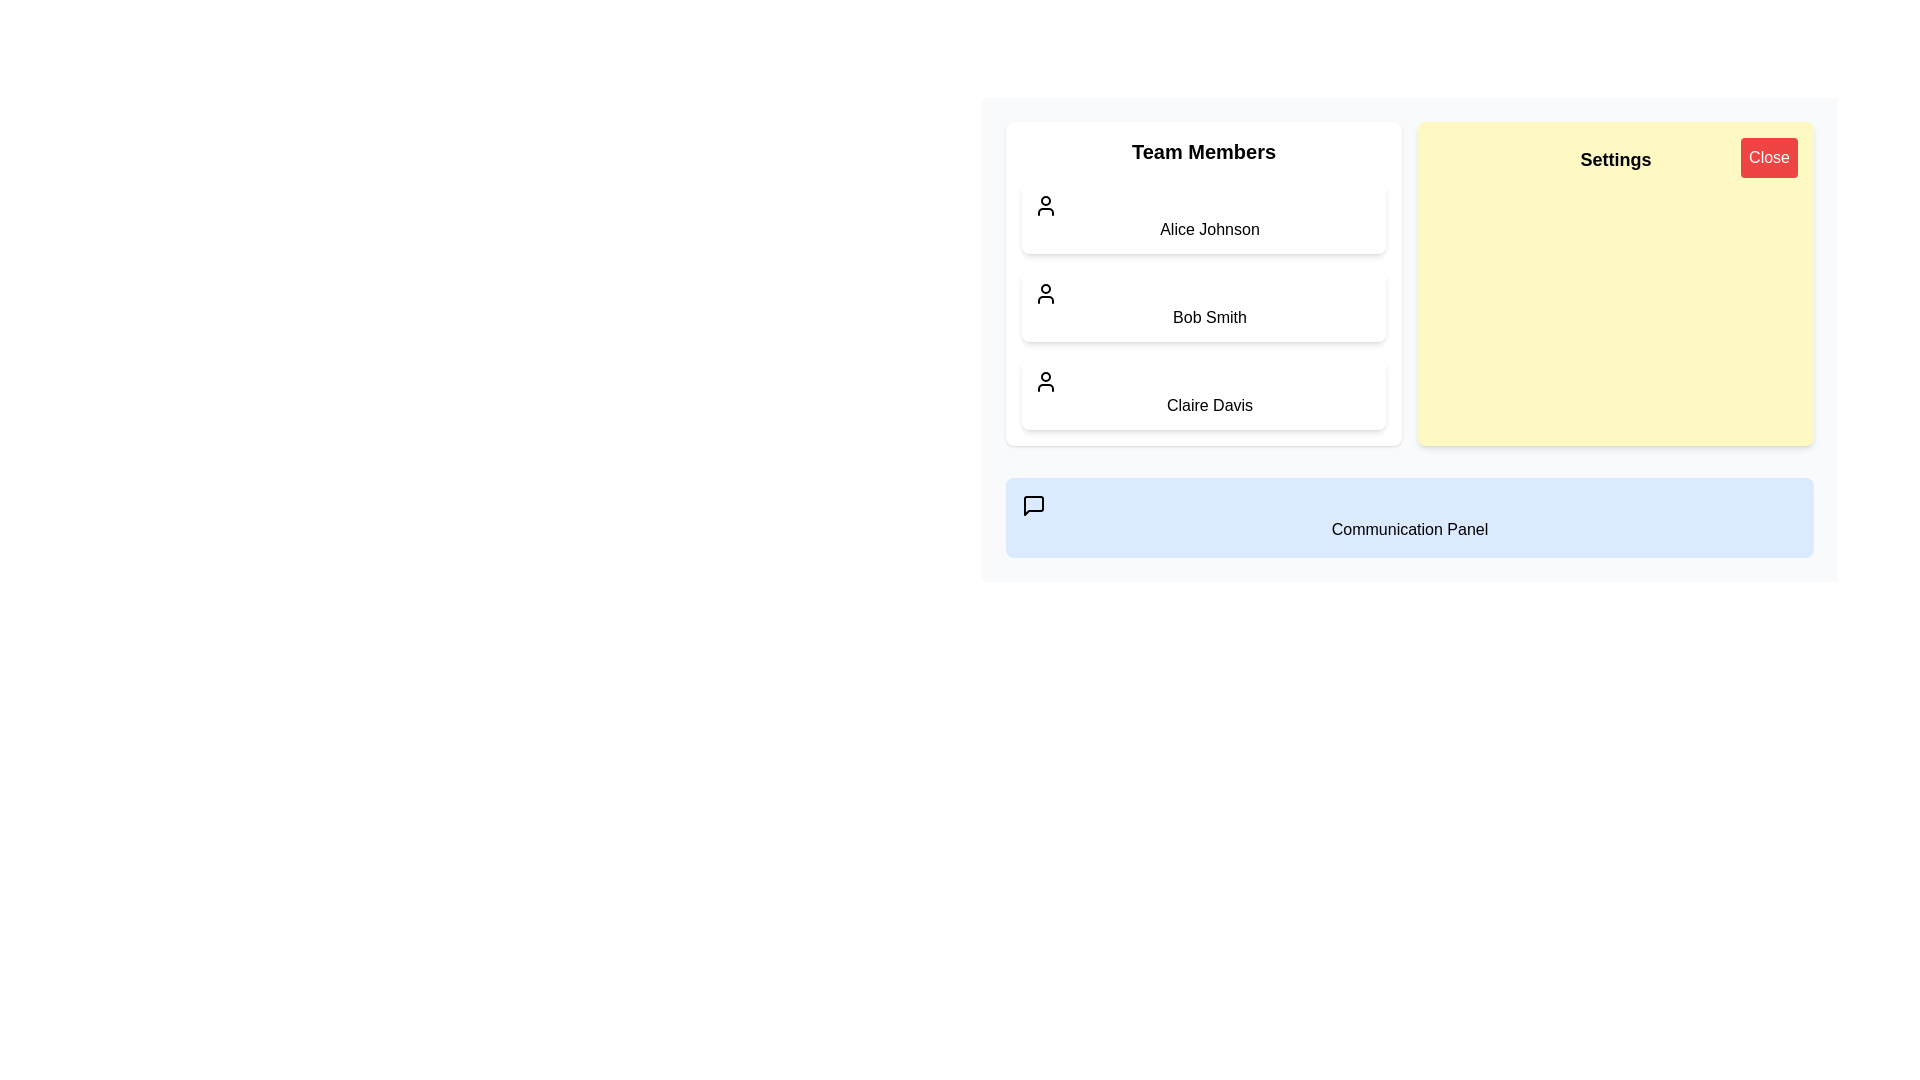 The height and width of the screenshot is (1080, 1920). Describe the element at coordinates (1203, 393) in the screenshot. I see `the contact entry 'Claire Davis' for reordering in the 'Team Members' section` at that location.